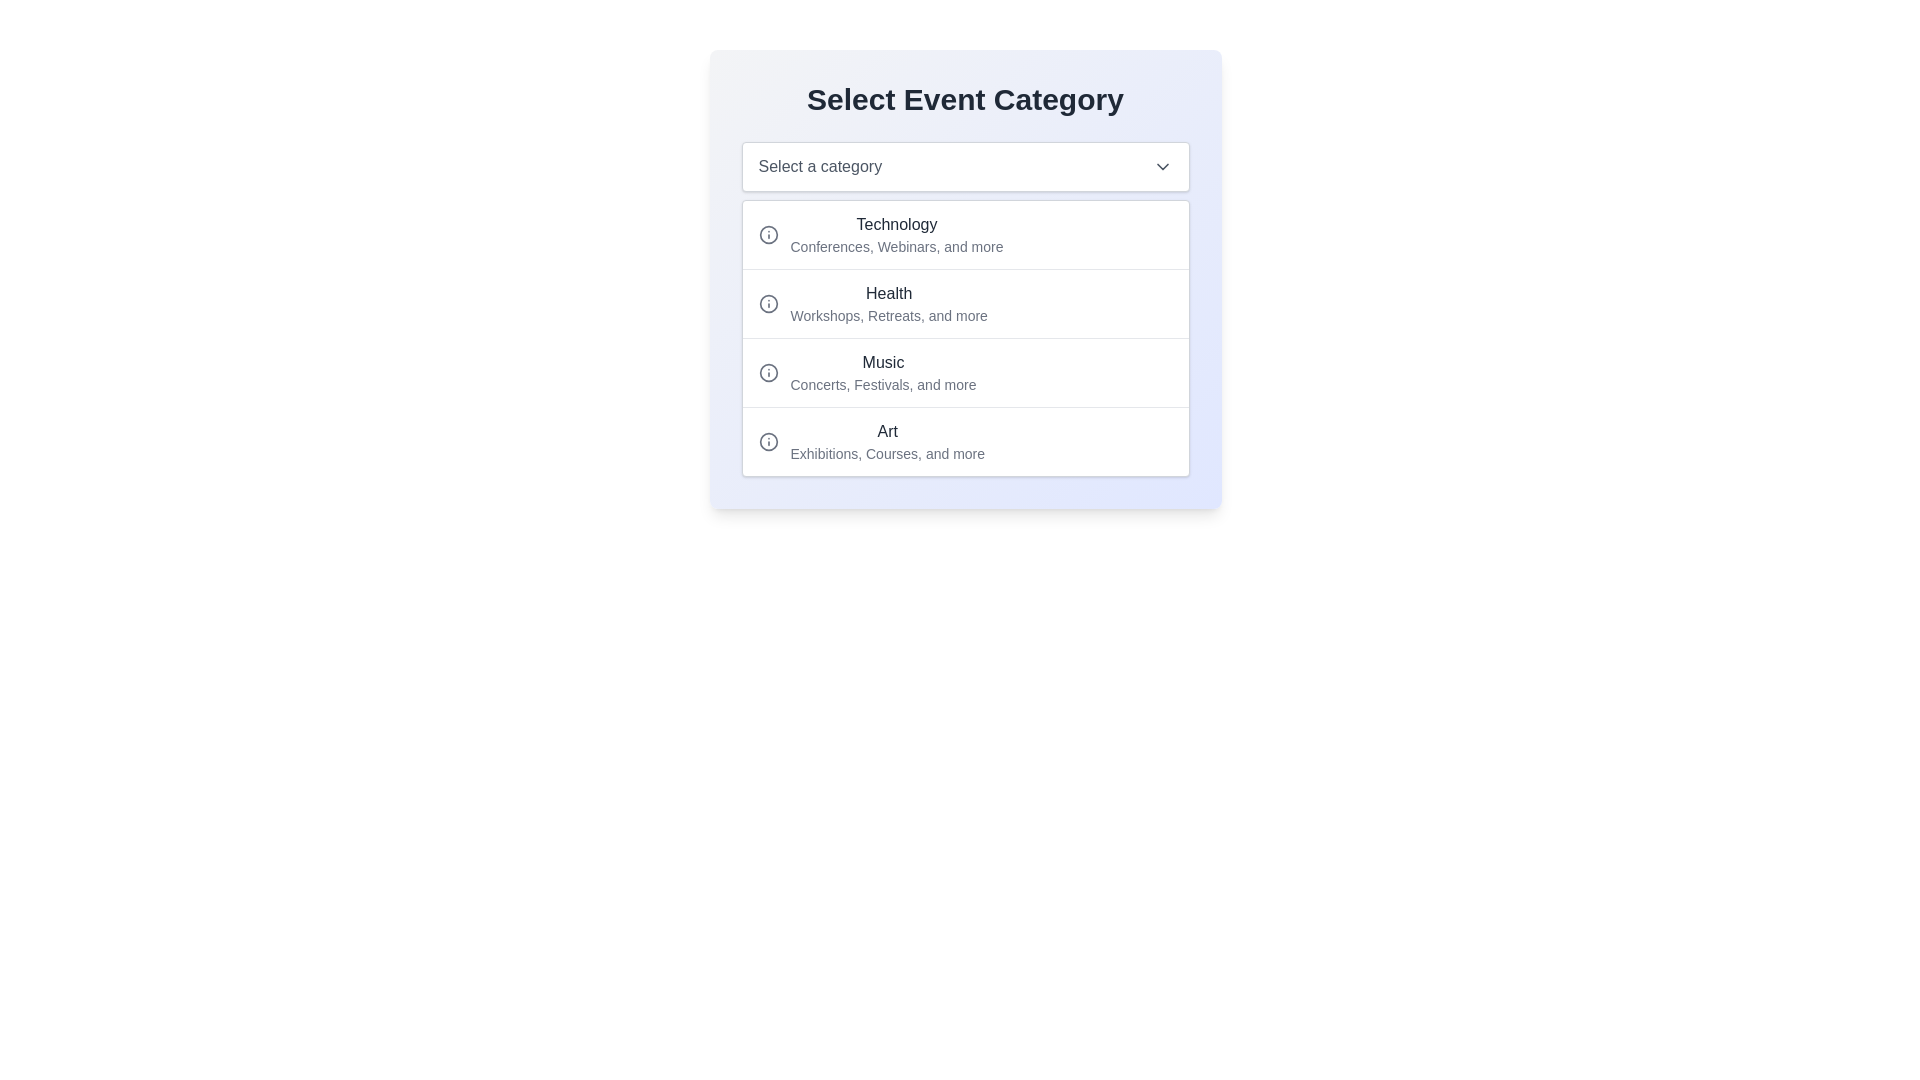 The height and width of the screenshot is (1080, 1920). Describe the element at coordinates (882, 385) in the screenshot. I see `text label displaying 'Concerts, Festivals, and more' located below the word 'Music' in a small, gray font` at that location.